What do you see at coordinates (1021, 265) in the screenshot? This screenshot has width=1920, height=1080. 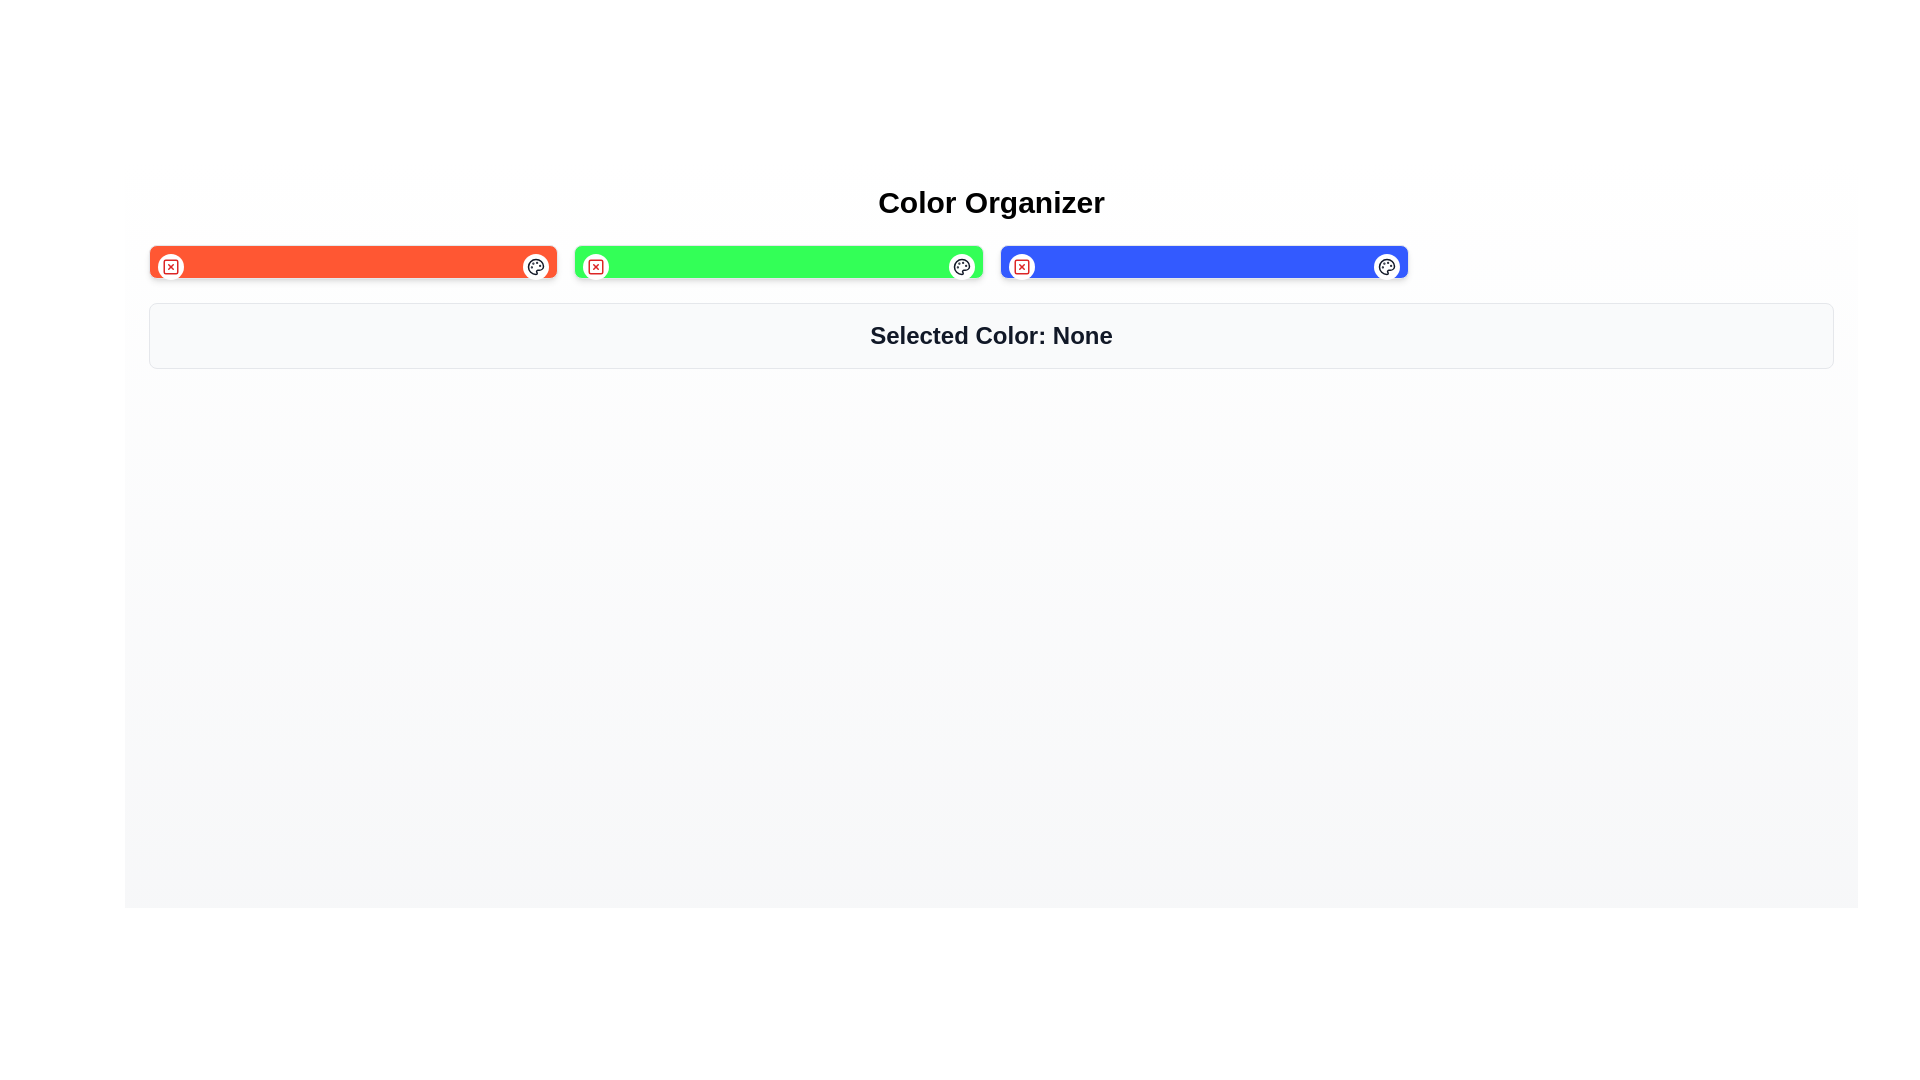 I see `the delete button with a red cross icon located at the top-left corner of the blue section` at bounding box center [1021, 265].